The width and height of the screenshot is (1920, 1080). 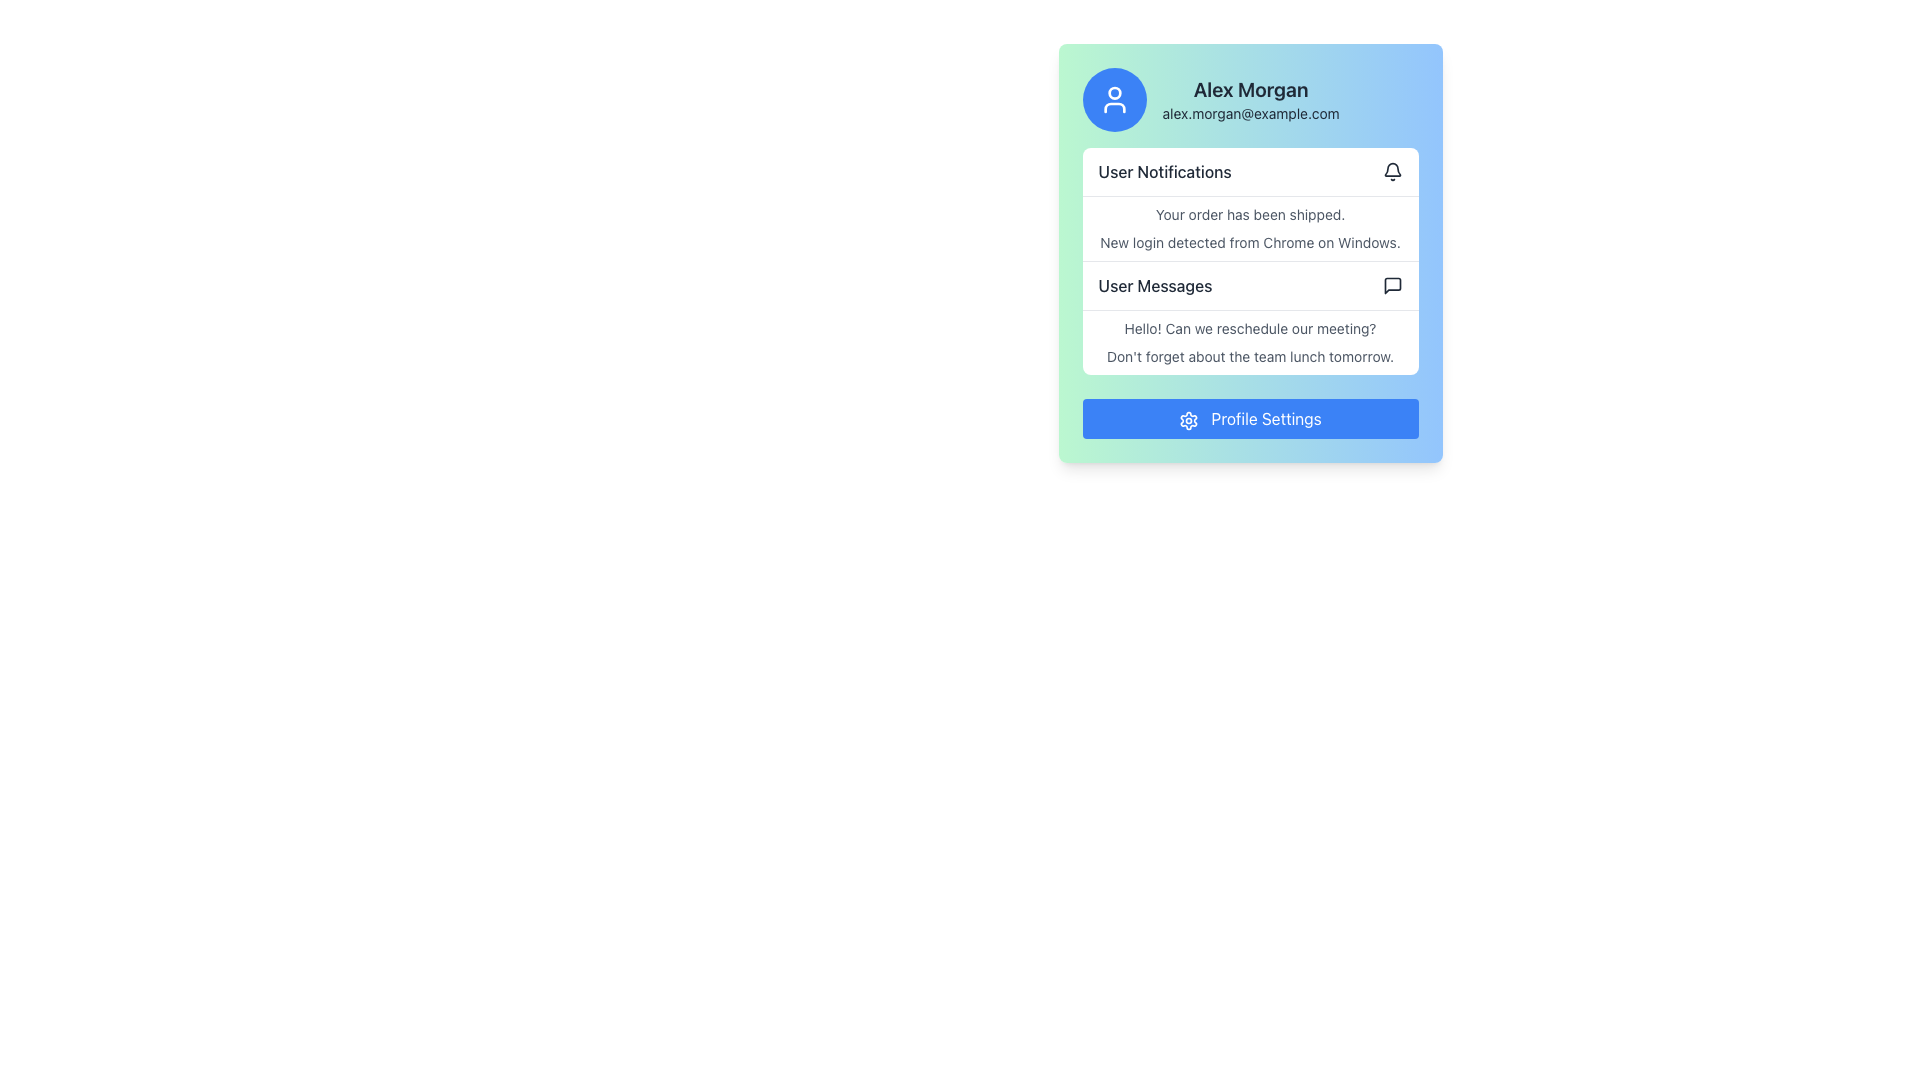 I want to click on the cogwheel-shaped icon with a blue background and white outline located at the top right of the panel, next to the 'User Notifications' heading, so click(x=1189, y=419).